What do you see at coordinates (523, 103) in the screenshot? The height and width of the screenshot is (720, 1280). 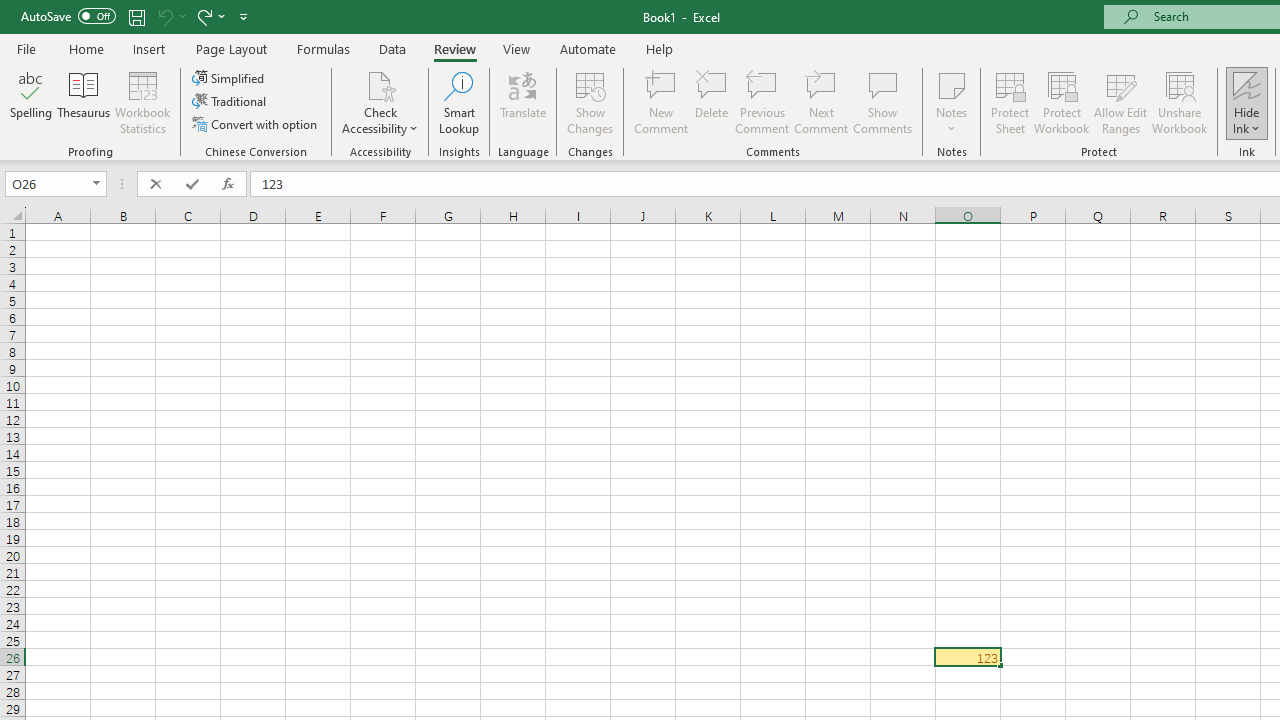 I see `'Translate'` at bounding box center [523, 103].